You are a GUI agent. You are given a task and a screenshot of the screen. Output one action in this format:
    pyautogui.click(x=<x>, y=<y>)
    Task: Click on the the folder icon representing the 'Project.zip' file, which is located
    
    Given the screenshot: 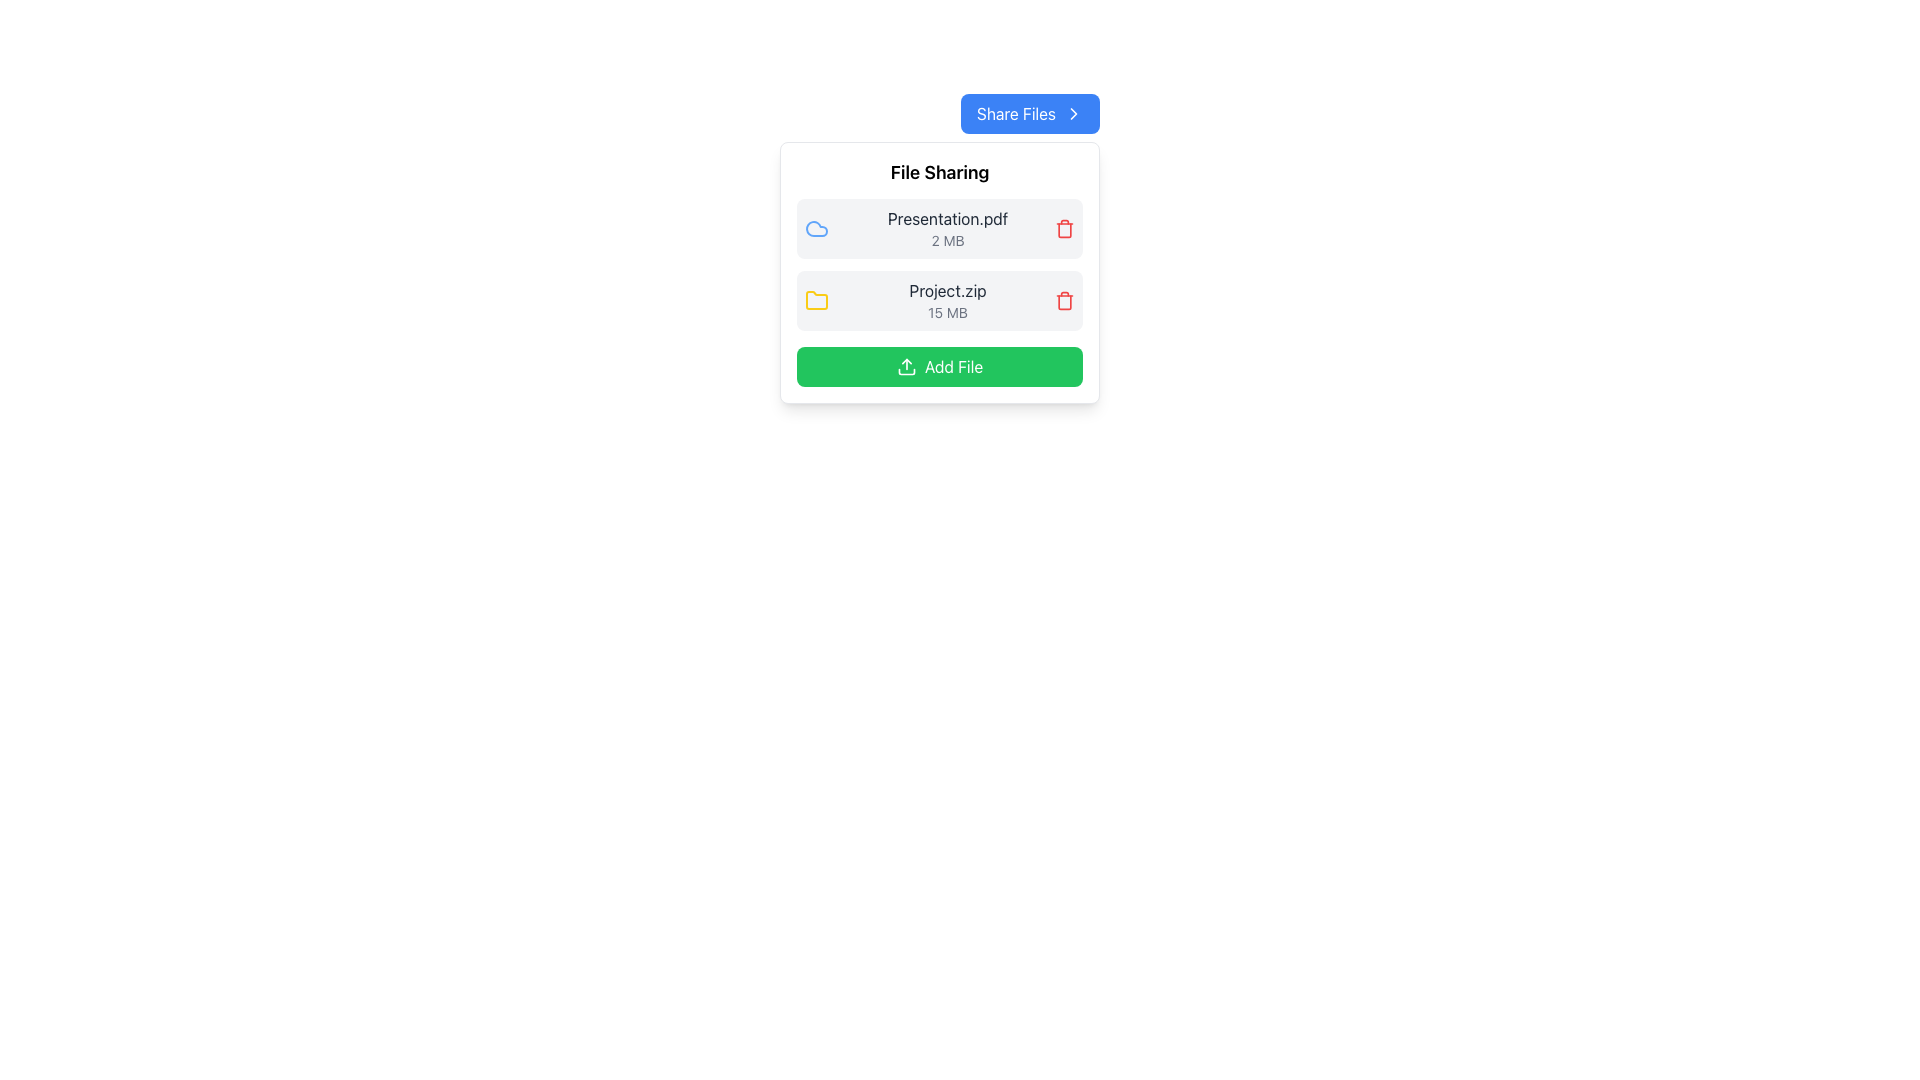 What is the action you would take?
    pyautogui.click(x=817, y=300)
    